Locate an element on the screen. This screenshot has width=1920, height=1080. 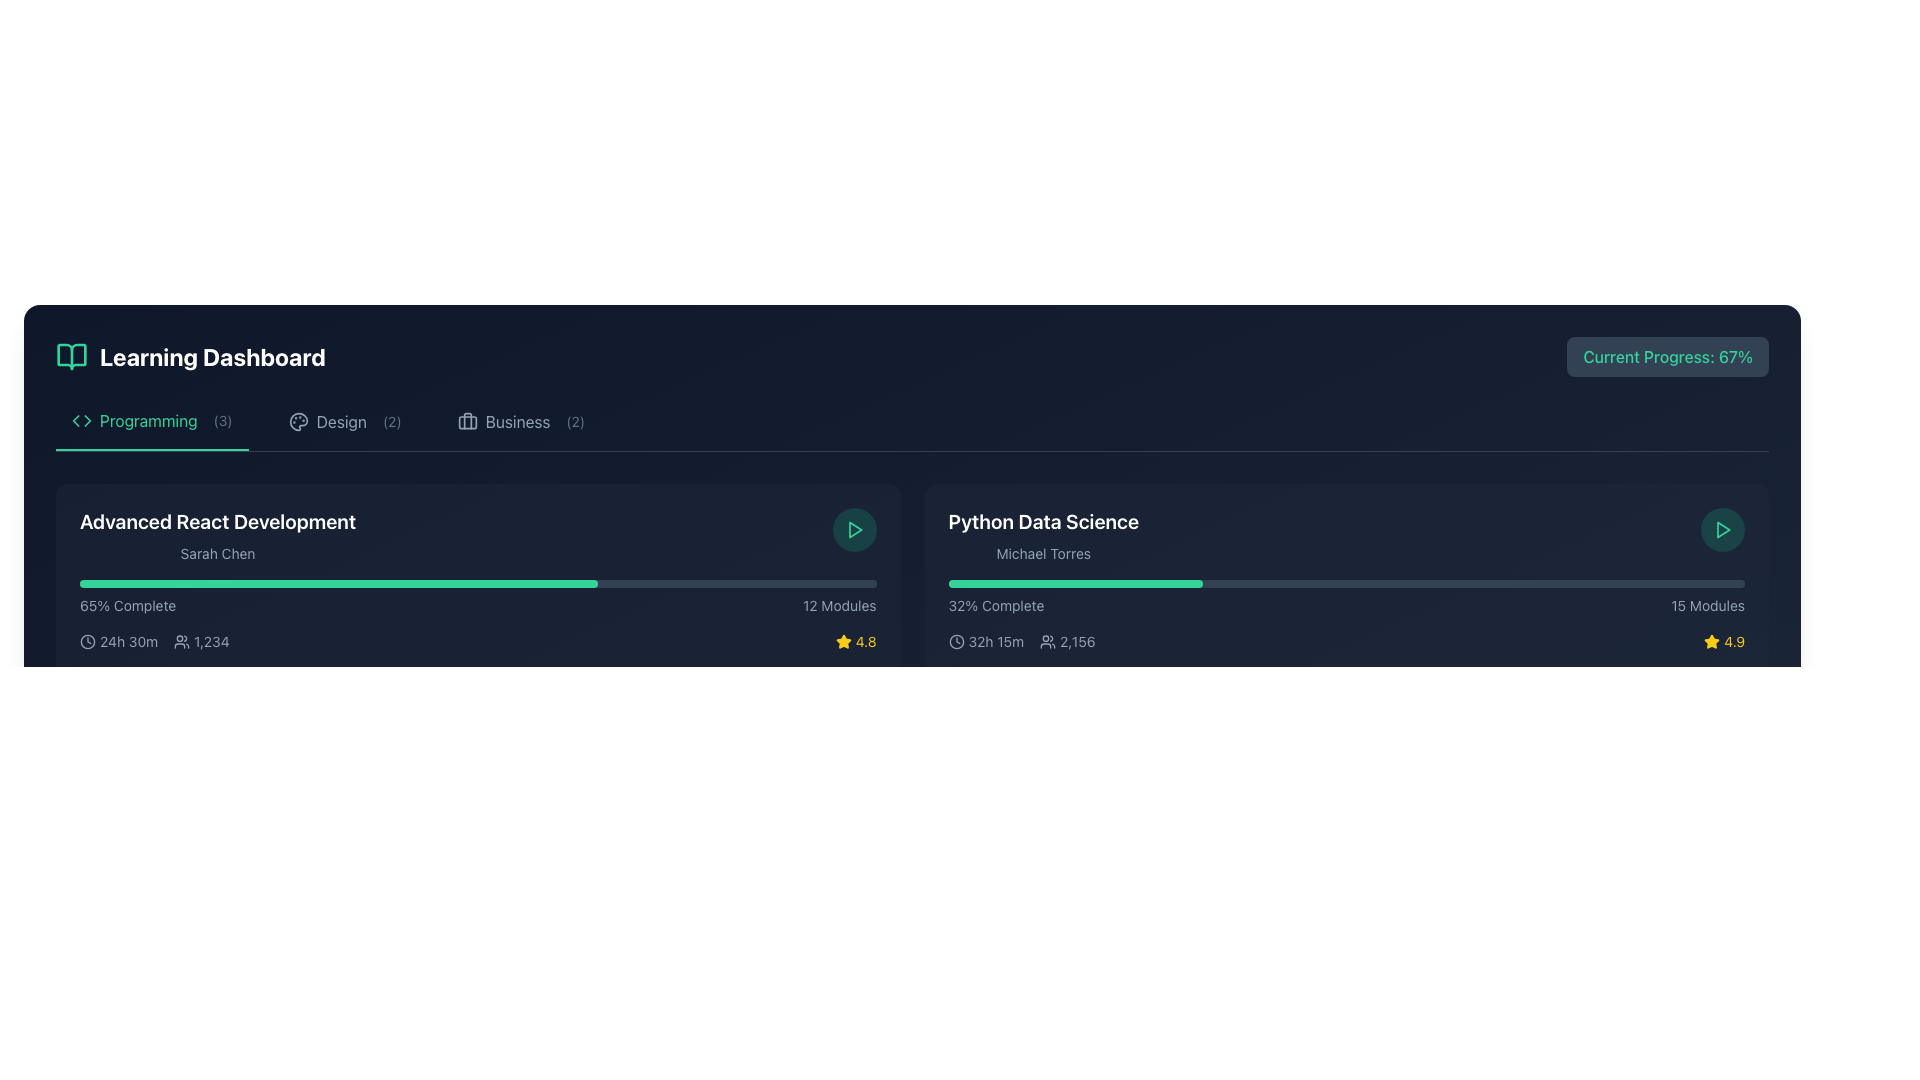
the 'Design' button with a painter's palette icon is located at coordinates (345, 428).